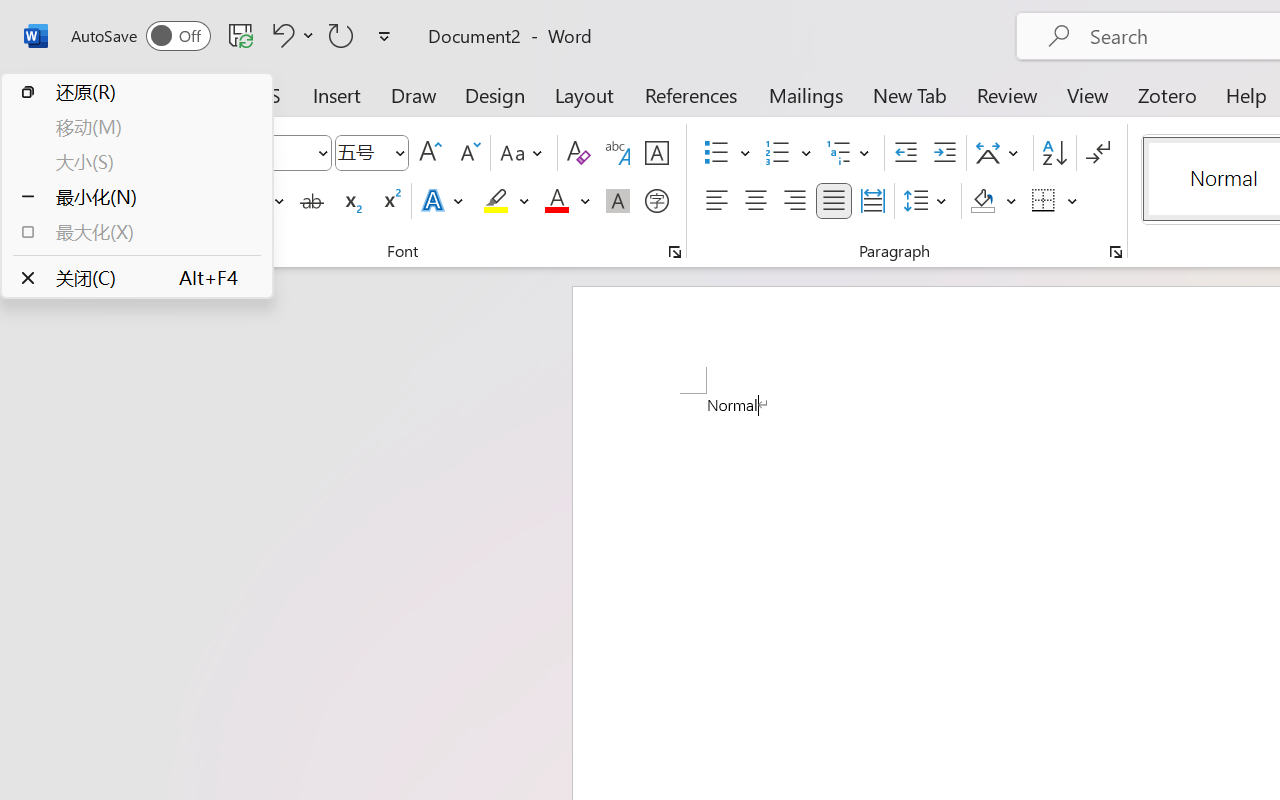 The image size is (1280, 800). I want to click on 'Quick Access Toolbar', so click(234, 35).